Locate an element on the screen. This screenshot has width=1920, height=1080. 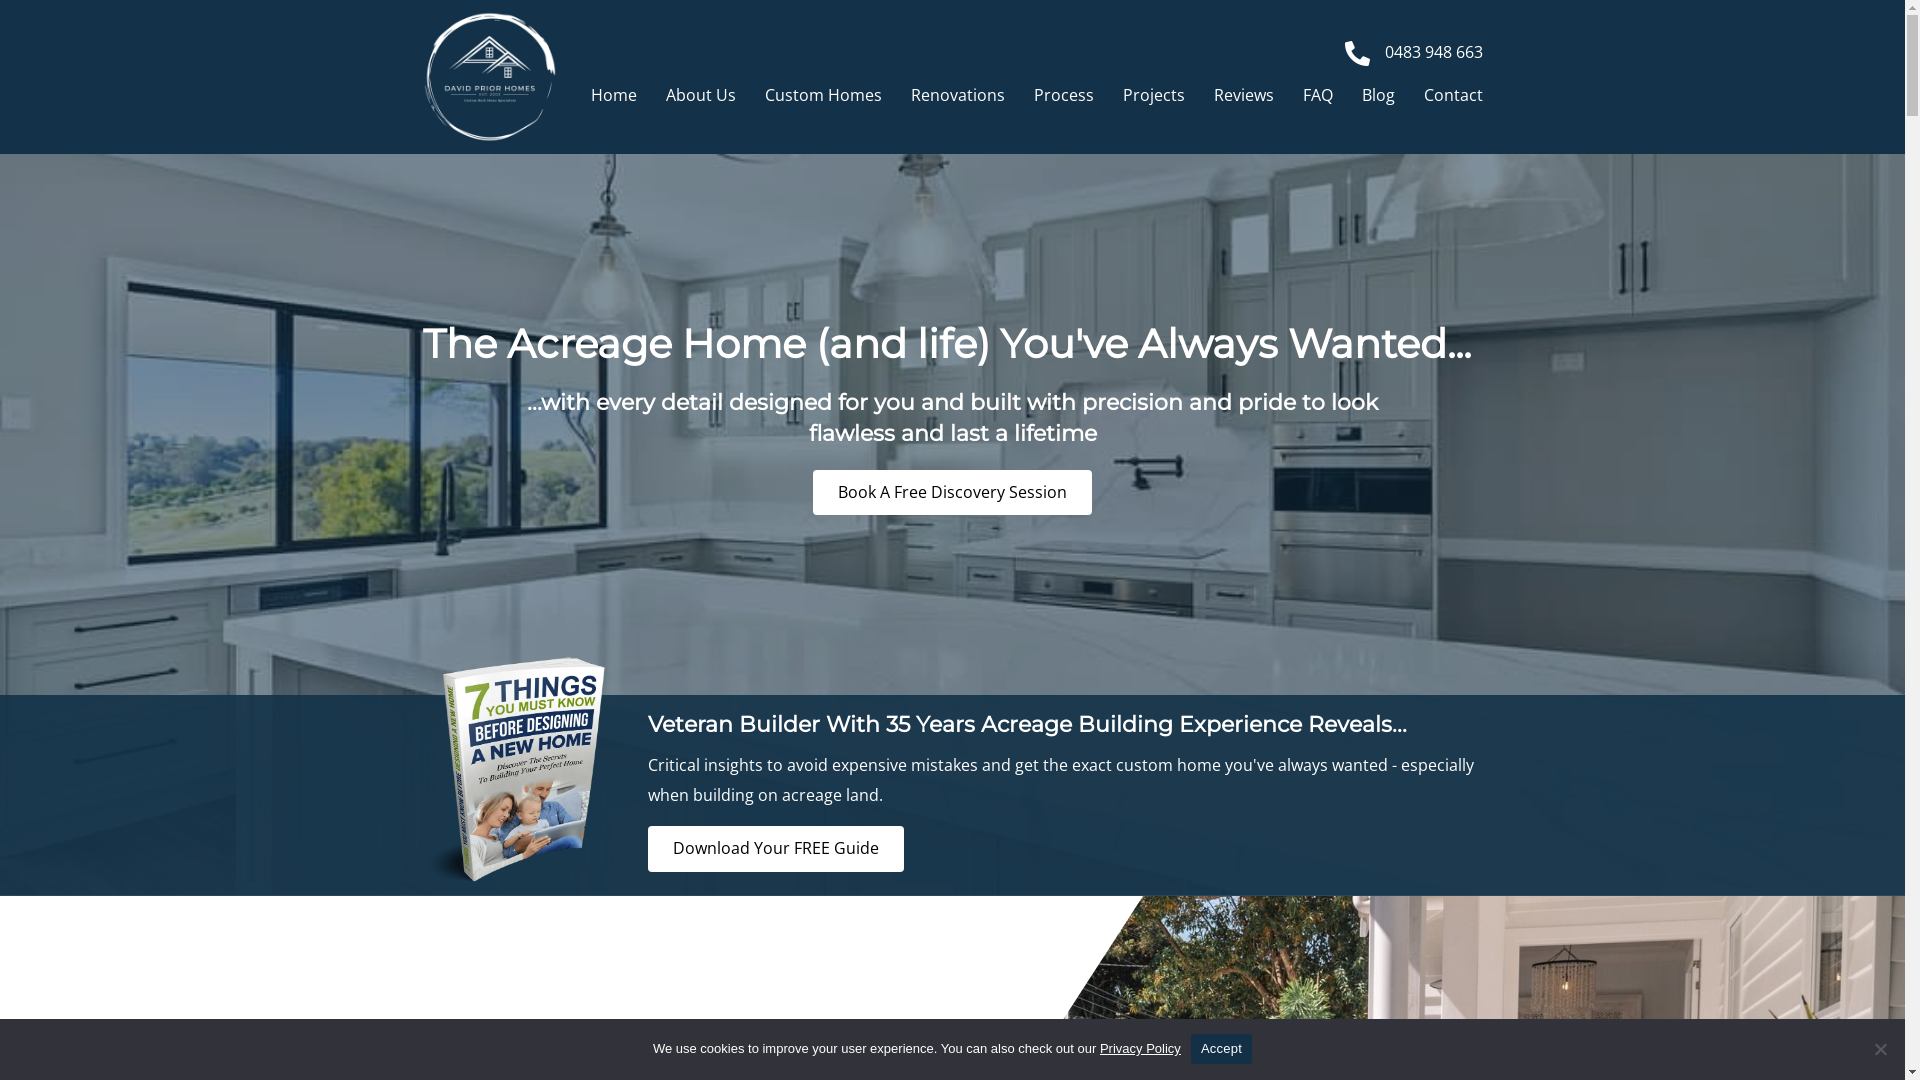
'7ThingsCoverHigh-Res' is located at coordinates (514, 769).